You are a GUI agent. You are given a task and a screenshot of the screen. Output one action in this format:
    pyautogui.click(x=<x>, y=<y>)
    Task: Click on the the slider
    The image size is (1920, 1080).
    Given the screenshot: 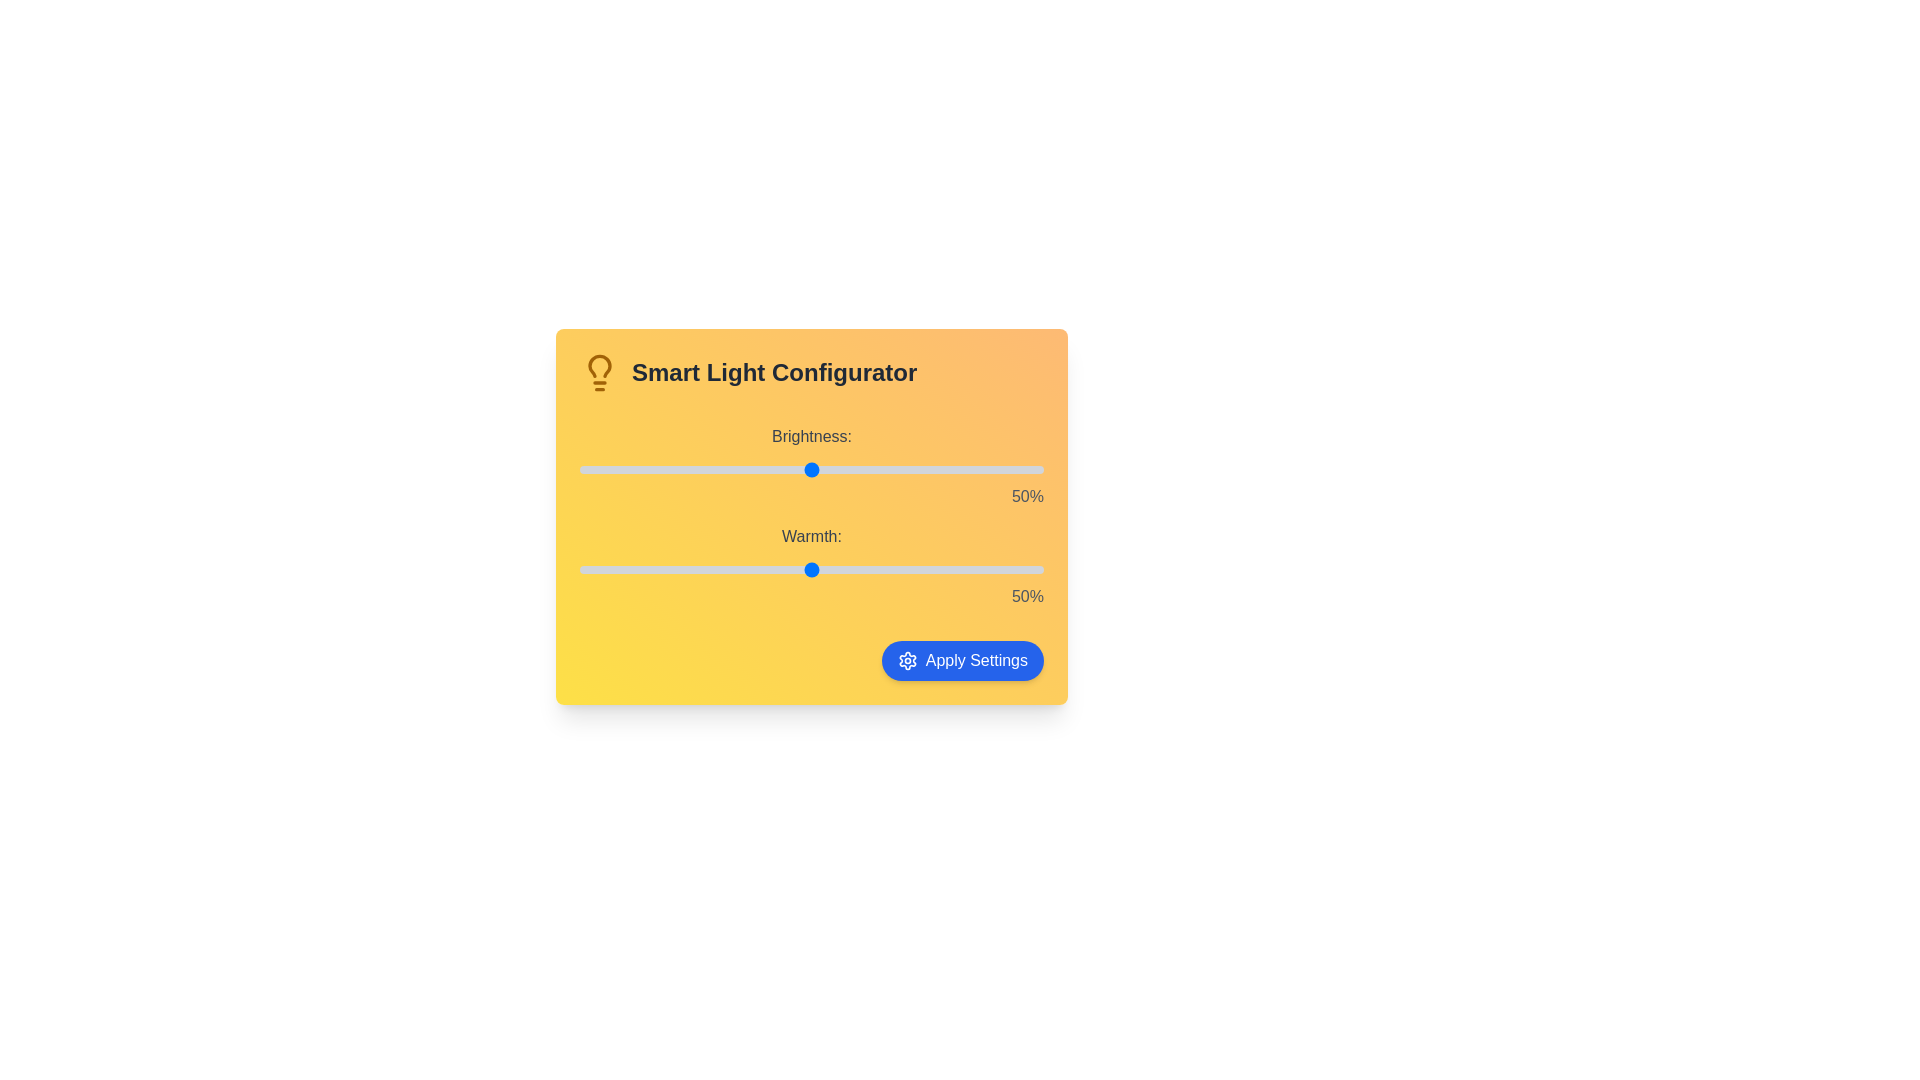 What is the action you would take?
    pyautogui.click(x=722, y=570)
    